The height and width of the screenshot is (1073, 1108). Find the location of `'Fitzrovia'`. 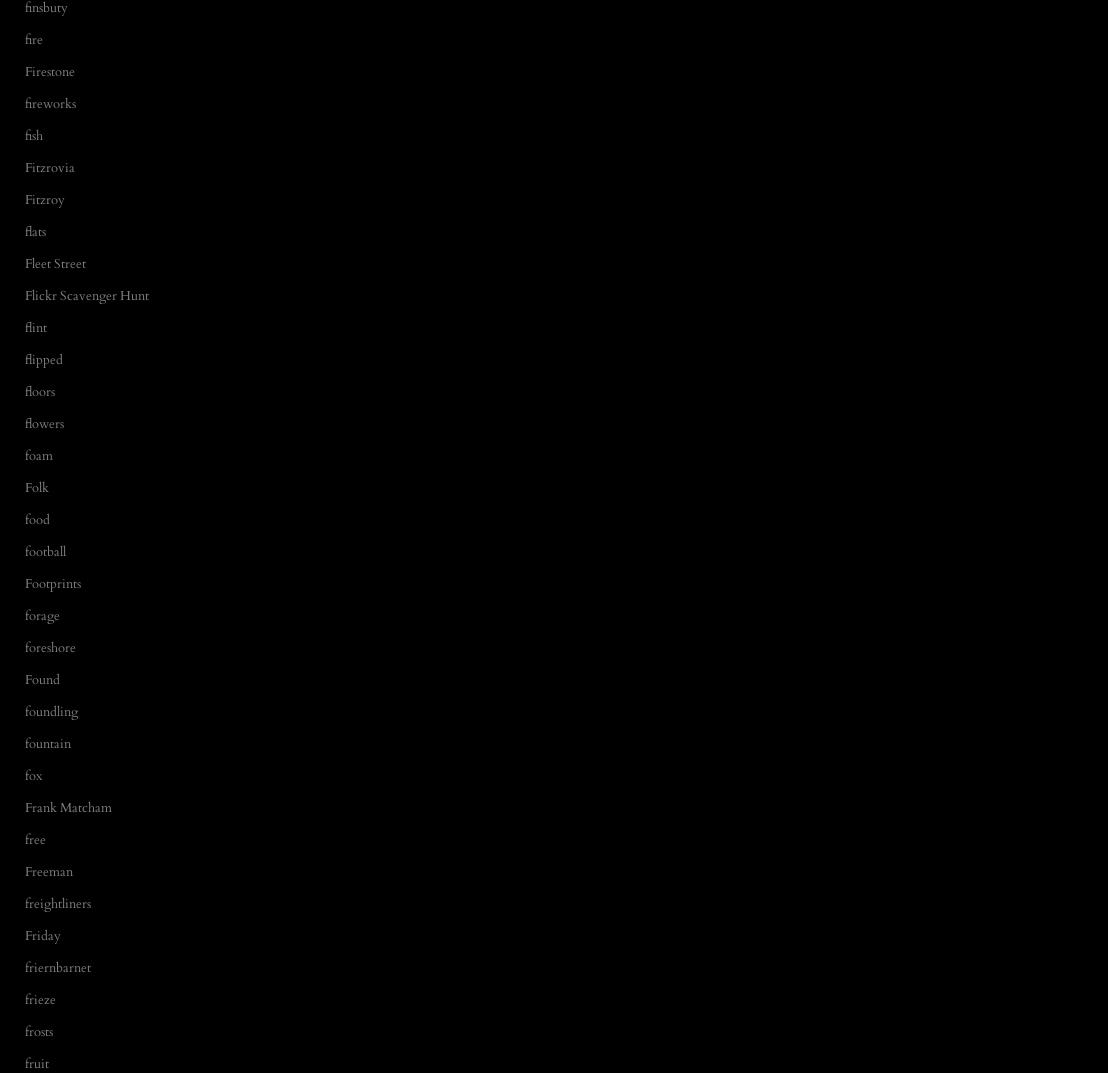

'Fitzrovia' is located at coordinates (48, 165).